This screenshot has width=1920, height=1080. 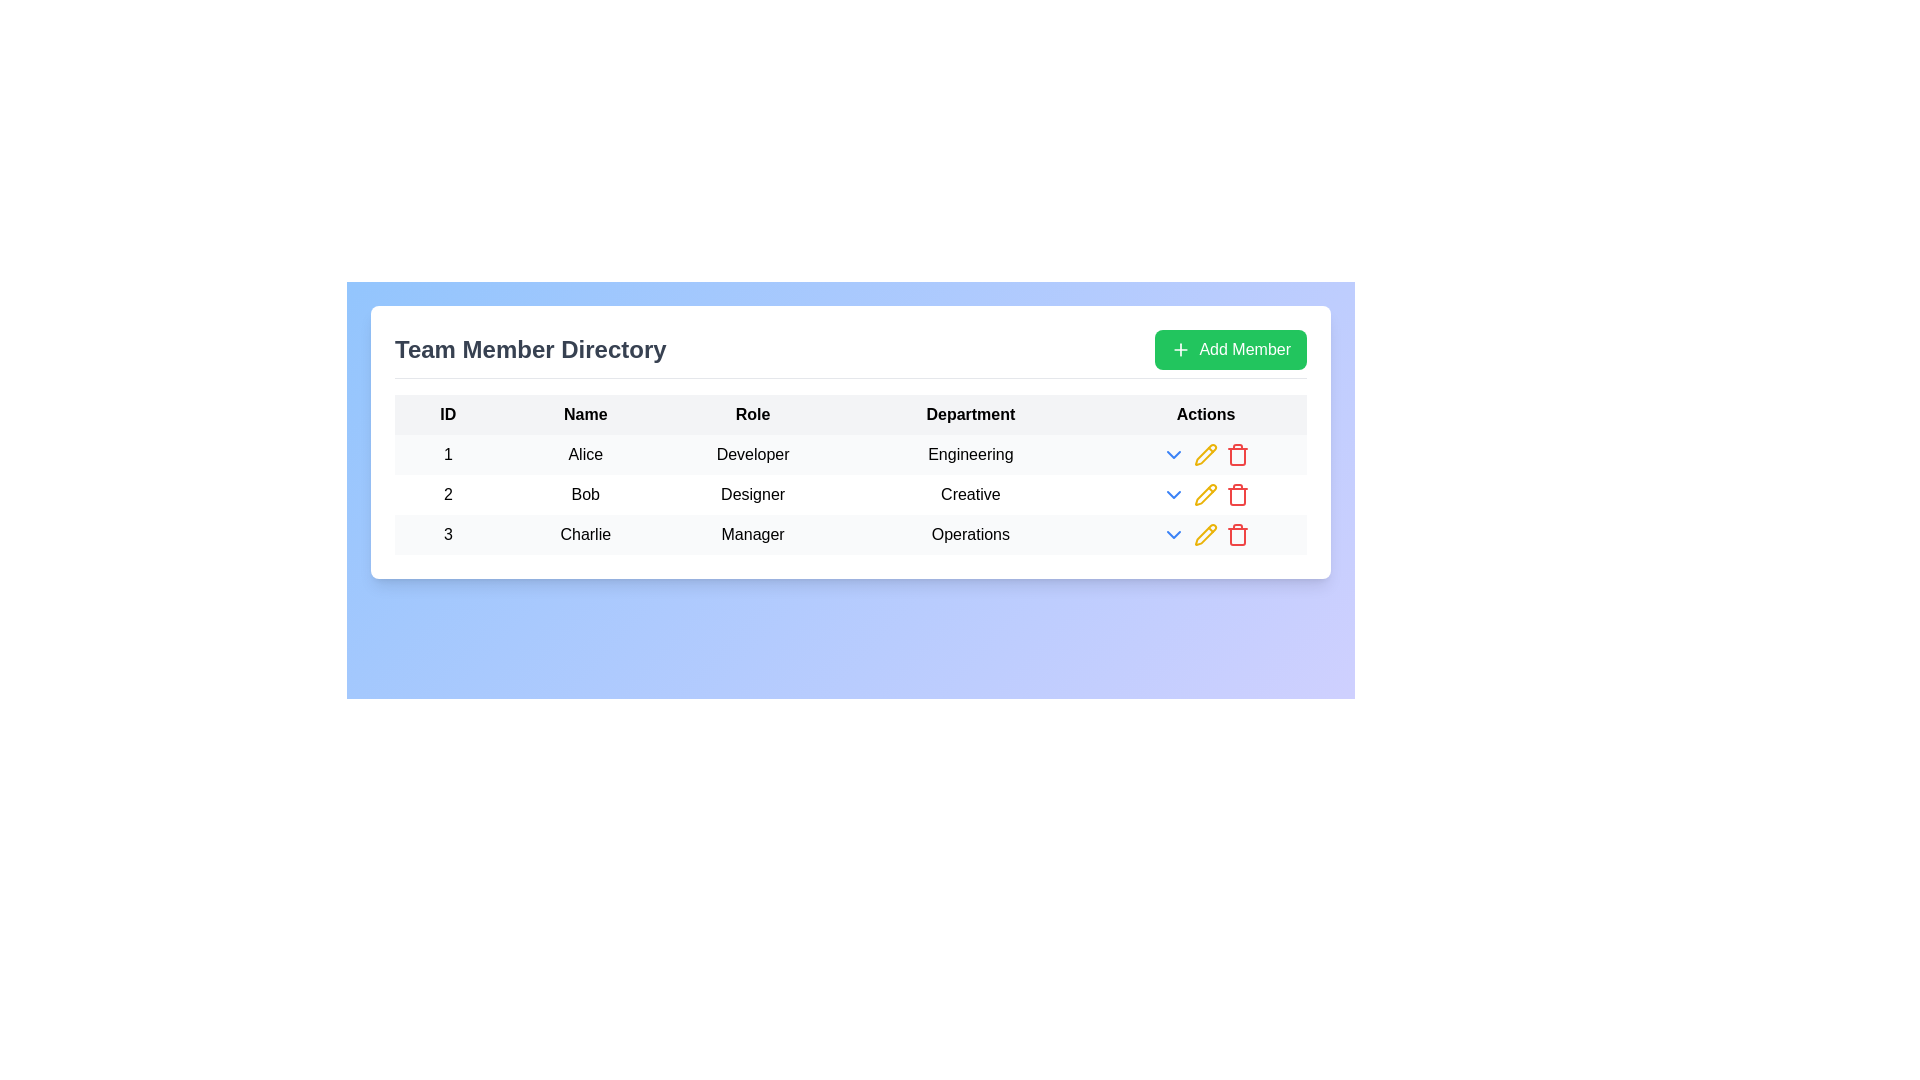 I want to click on the header text indicating the content or purpose of the interface, which is positioned at the top-left corner above the team member information table, so click(x=530, y=349).